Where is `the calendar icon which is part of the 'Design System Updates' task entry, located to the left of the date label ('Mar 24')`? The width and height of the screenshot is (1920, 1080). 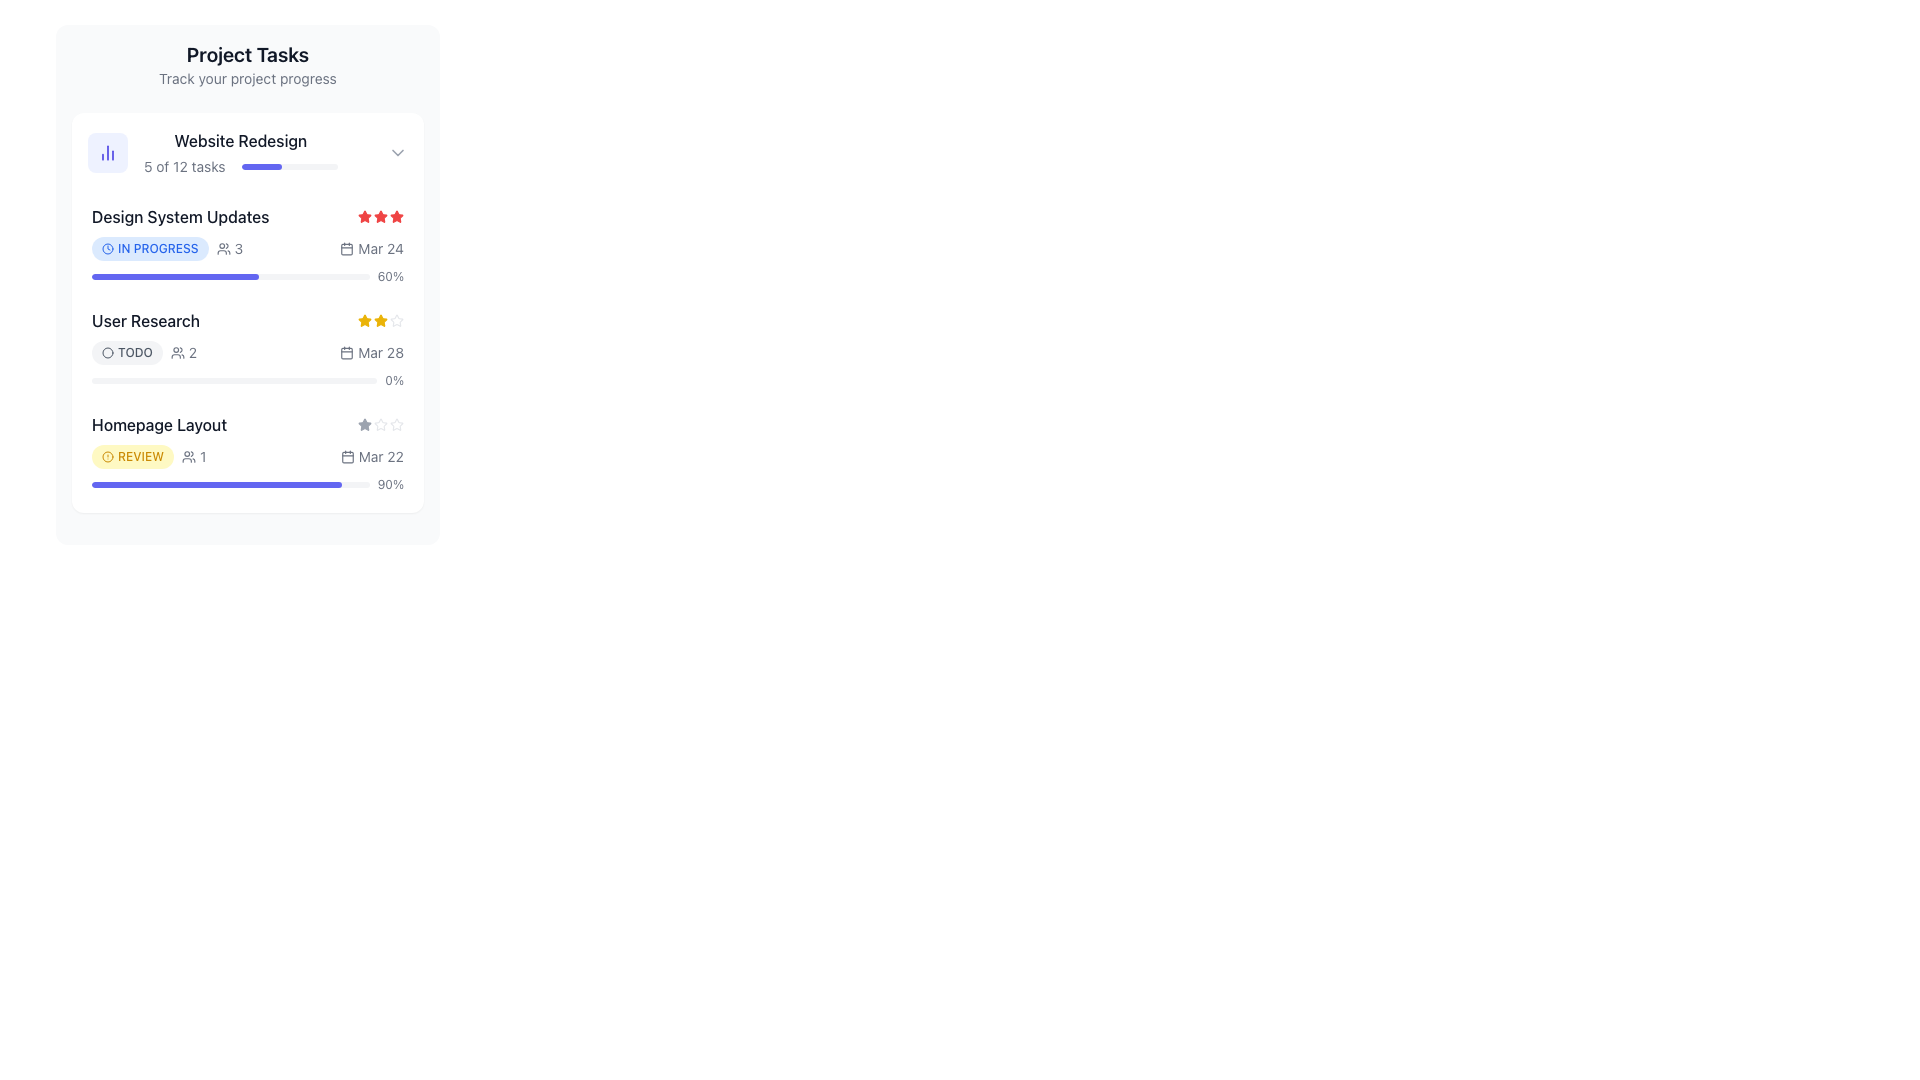
the calendar icon which is part of the 'Design System Updates' task entry, located to the left of the date label ('Mar 24') is located at coordinates (347, 248).